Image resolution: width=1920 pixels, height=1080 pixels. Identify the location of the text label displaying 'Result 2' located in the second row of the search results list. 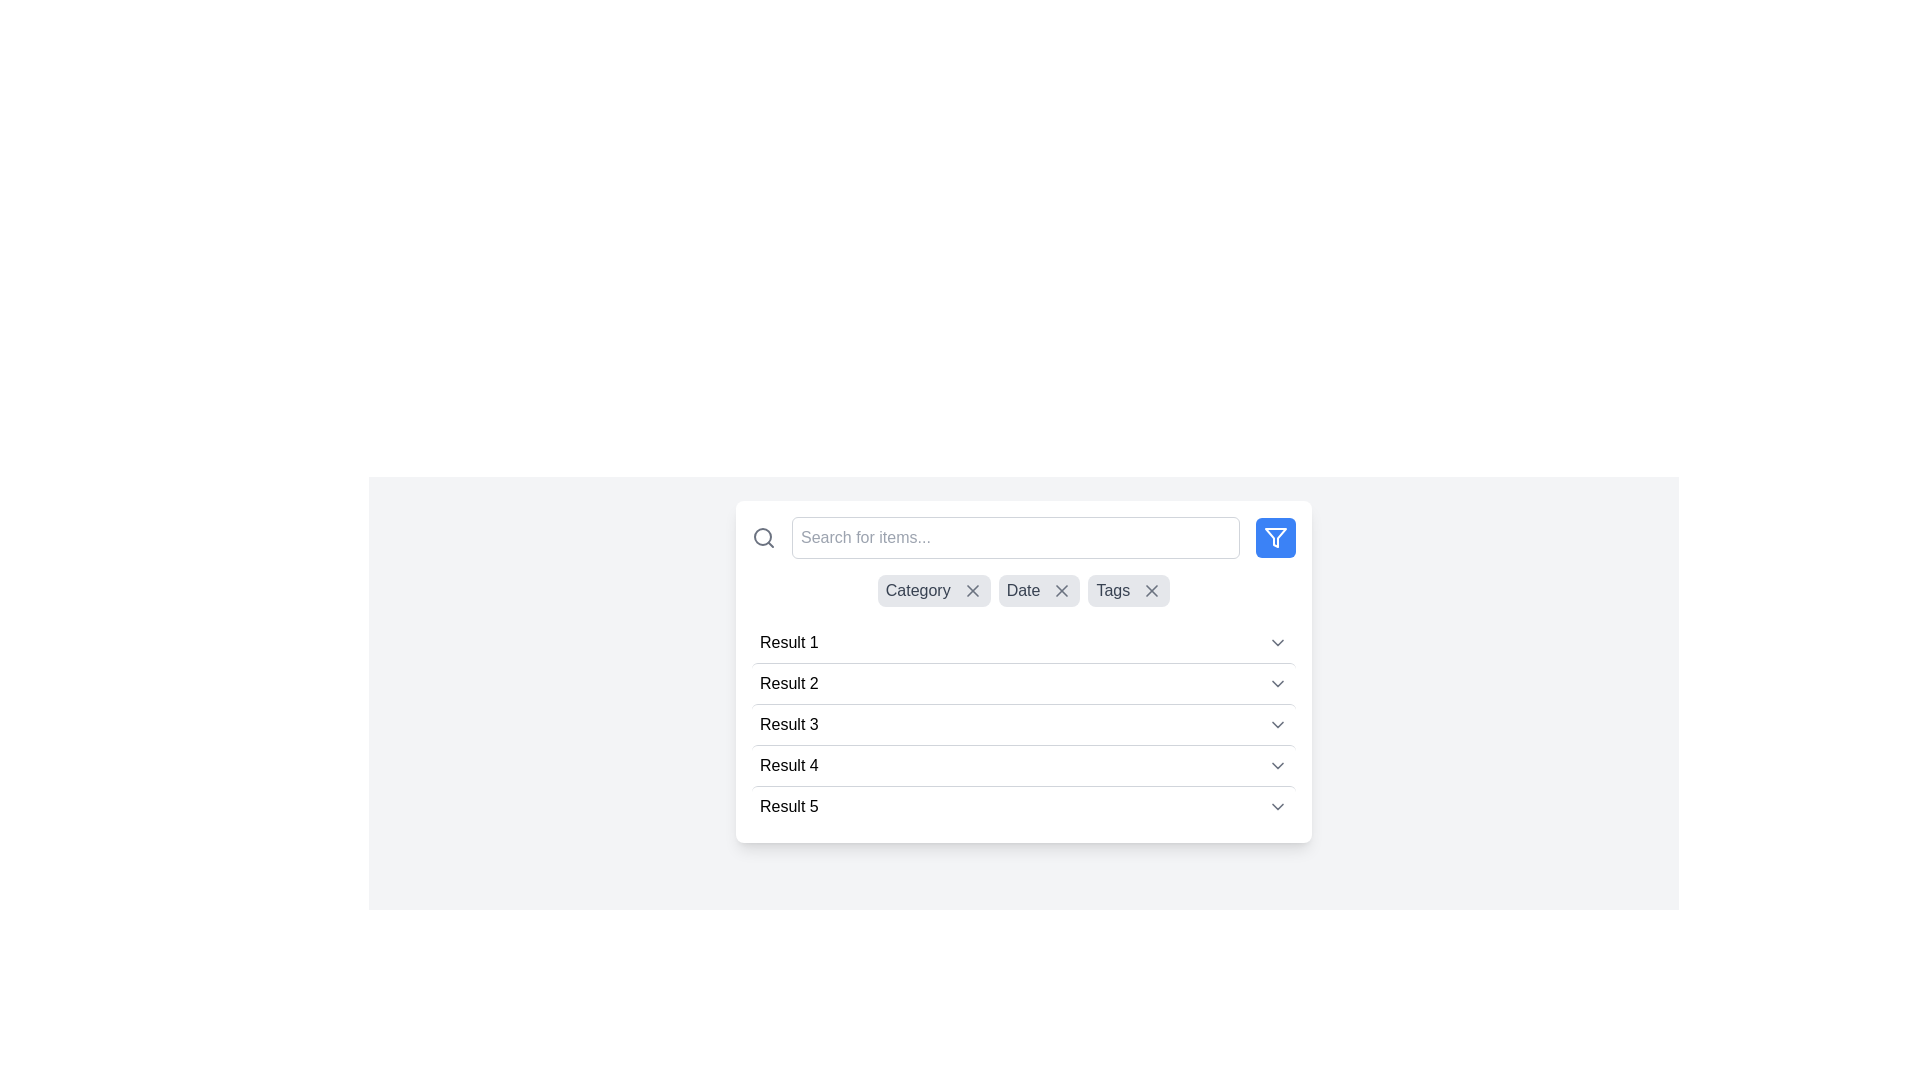
(788, 682).